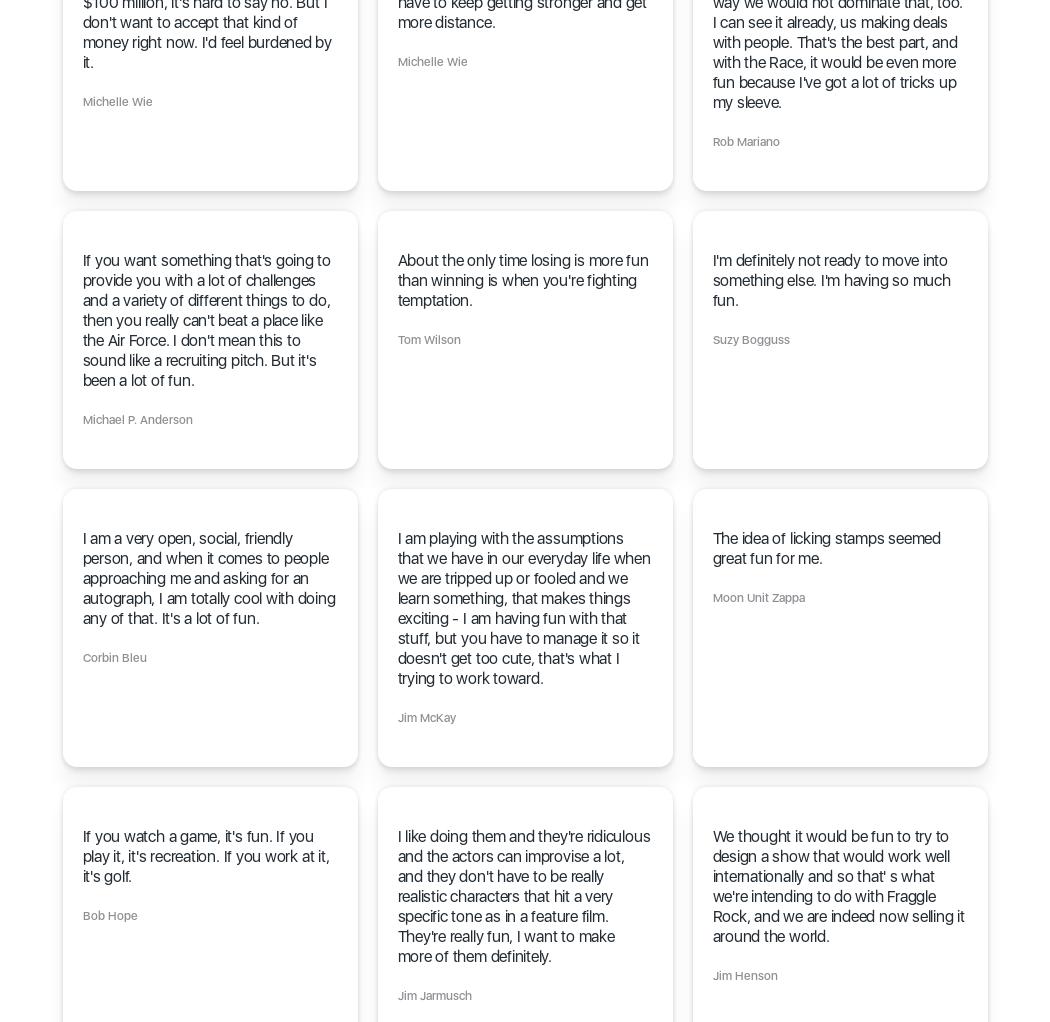 The image size is (1050, 1022). I want to click on 'Michael P. Anderson', so click(82, 420).